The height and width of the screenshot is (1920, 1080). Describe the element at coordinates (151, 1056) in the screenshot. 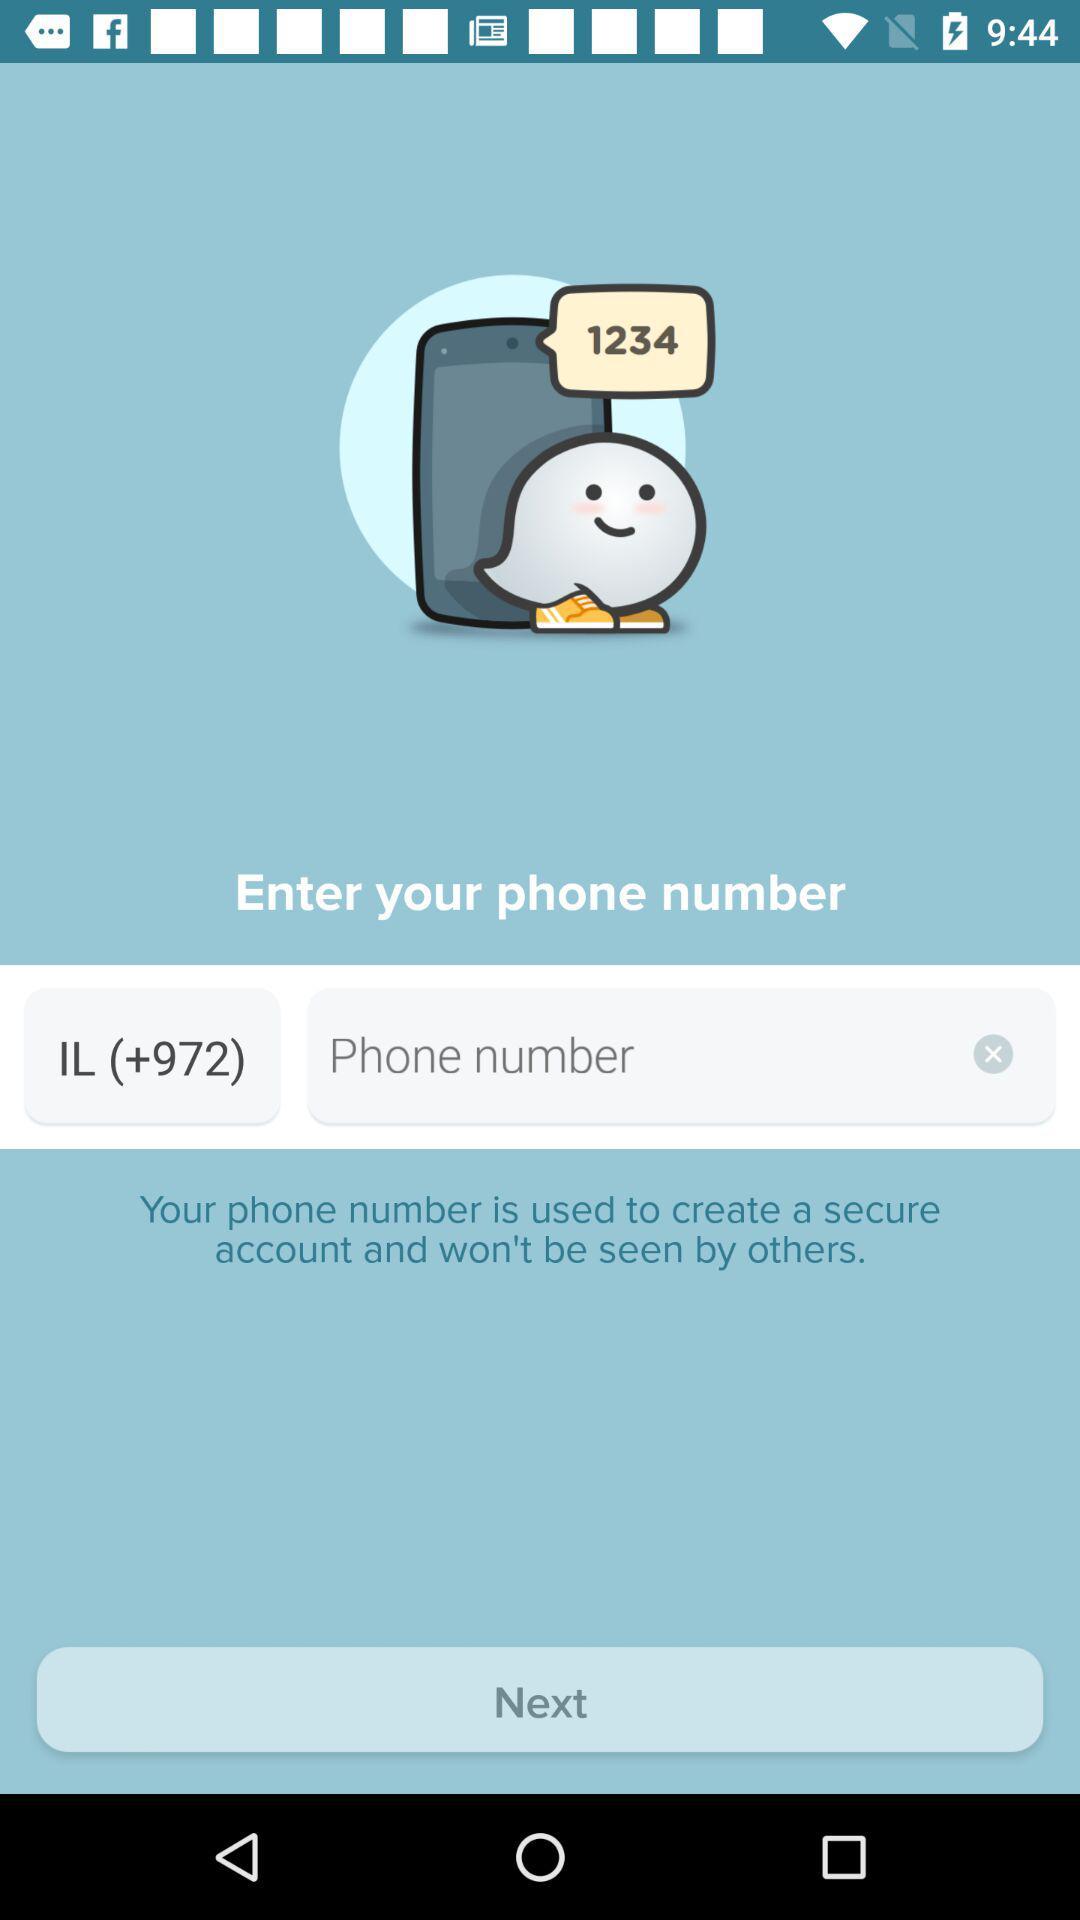

I see `the il (+972)` at that location.